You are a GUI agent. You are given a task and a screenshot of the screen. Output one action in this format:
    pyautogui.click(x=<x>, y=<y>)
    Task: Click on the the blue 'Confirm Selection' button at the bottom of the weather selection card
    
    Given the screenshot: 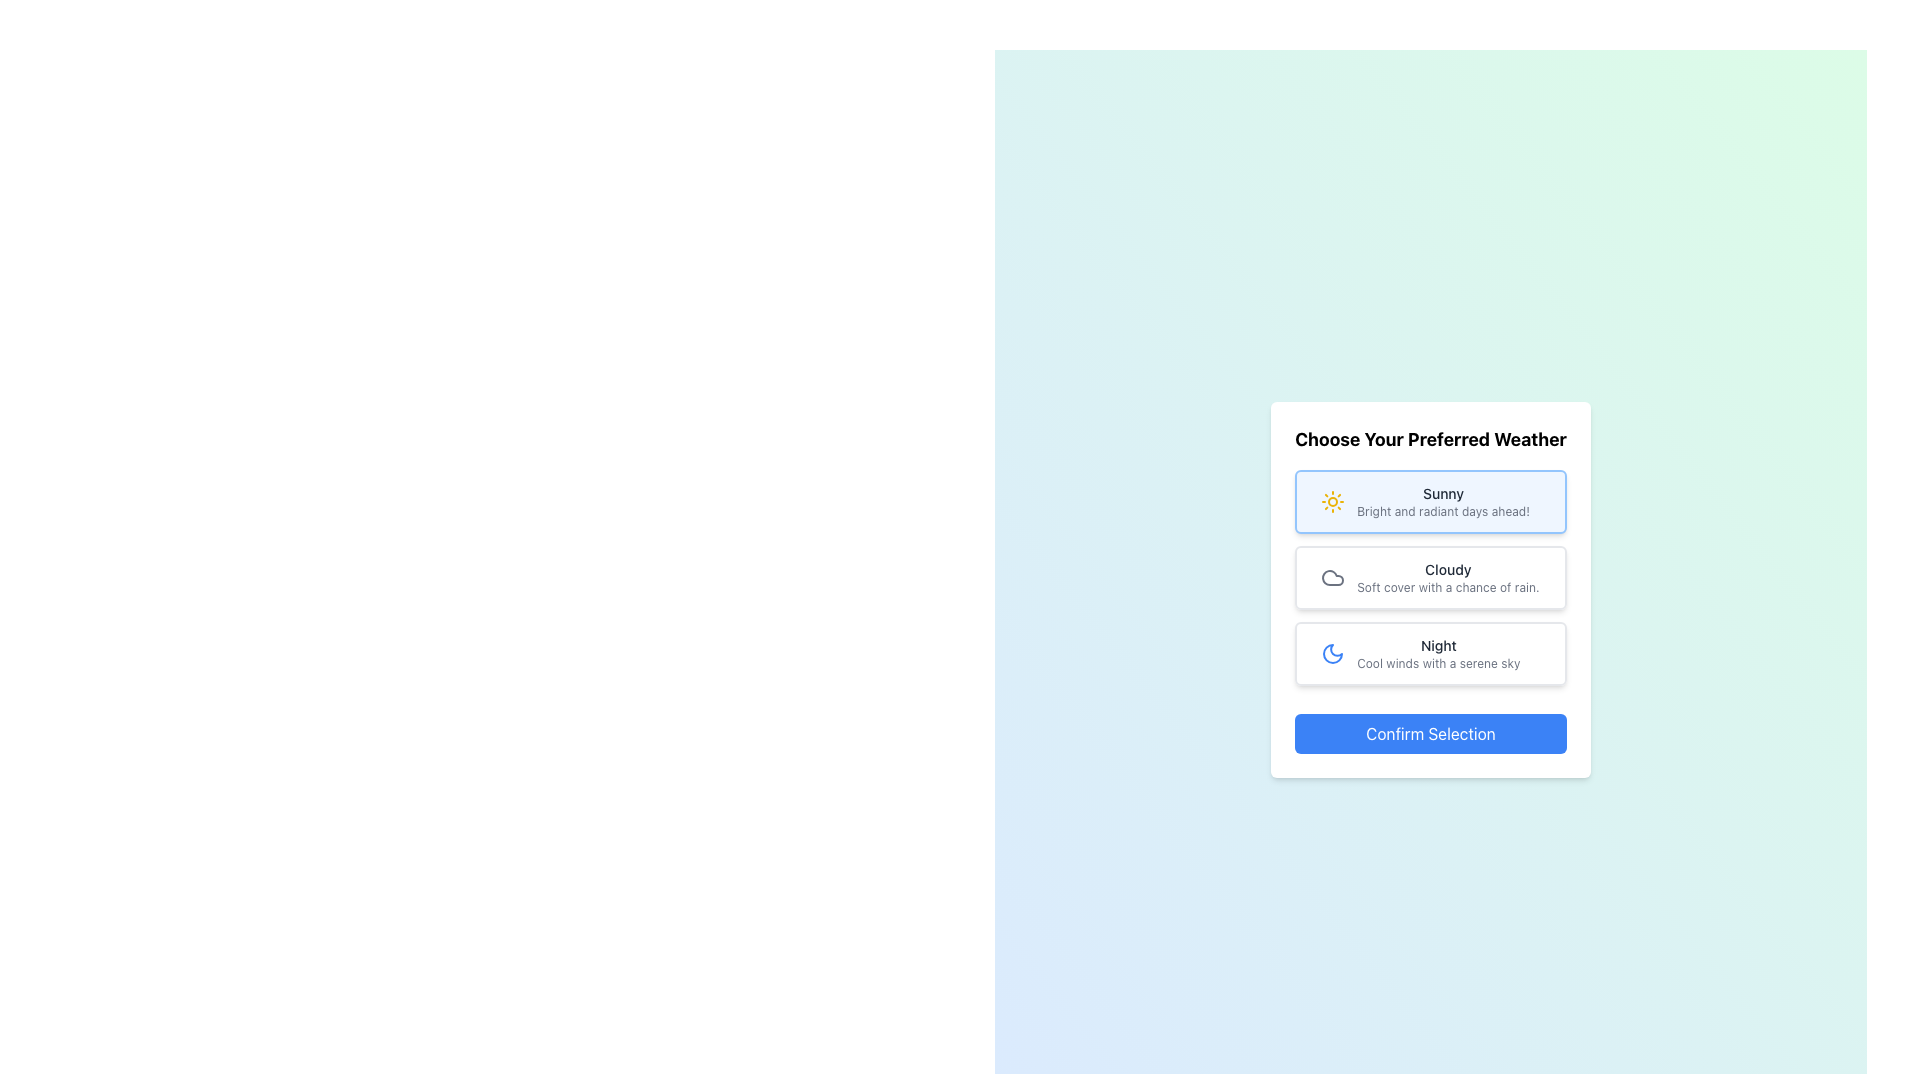 What is the action you would take?
    pyautogui.click(x=1429, y=733)
    